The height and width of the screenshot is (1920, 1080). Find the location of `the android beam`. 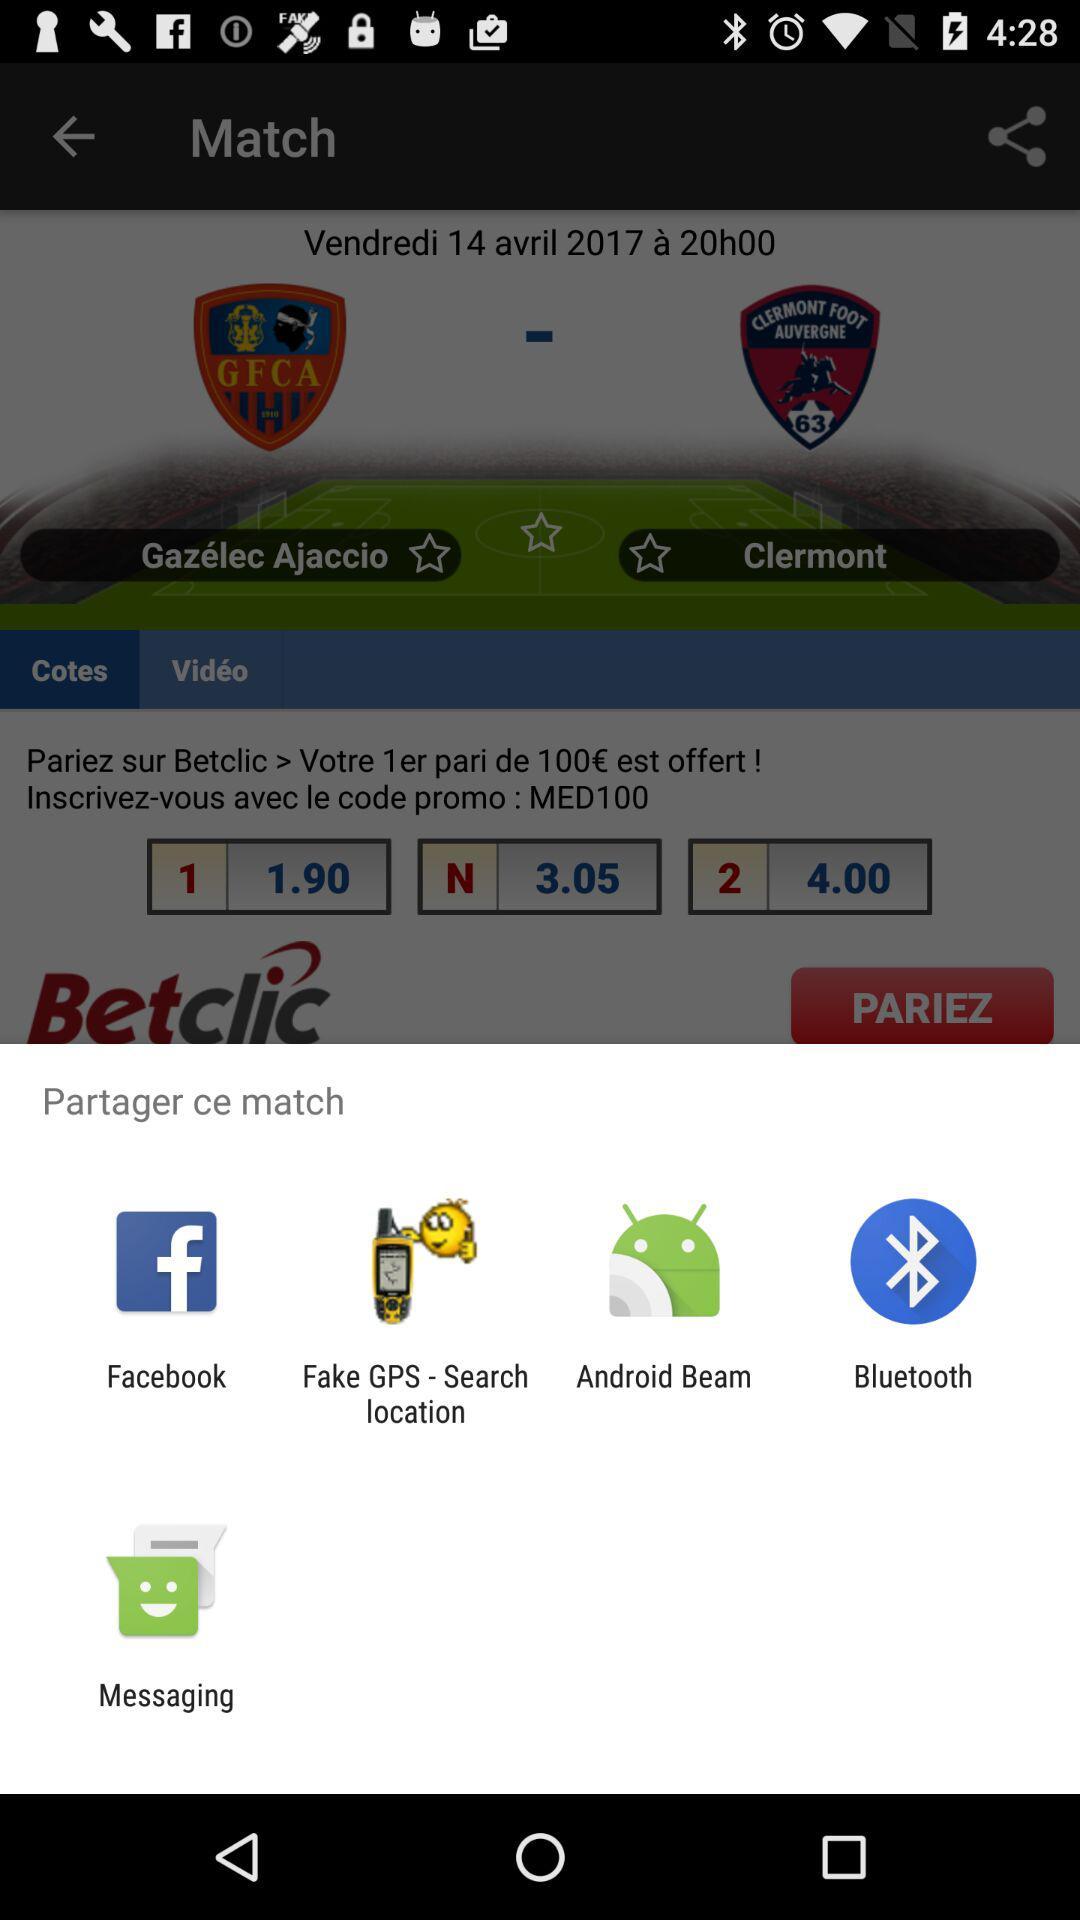

the android beam is located at coordinates (664, 1392).